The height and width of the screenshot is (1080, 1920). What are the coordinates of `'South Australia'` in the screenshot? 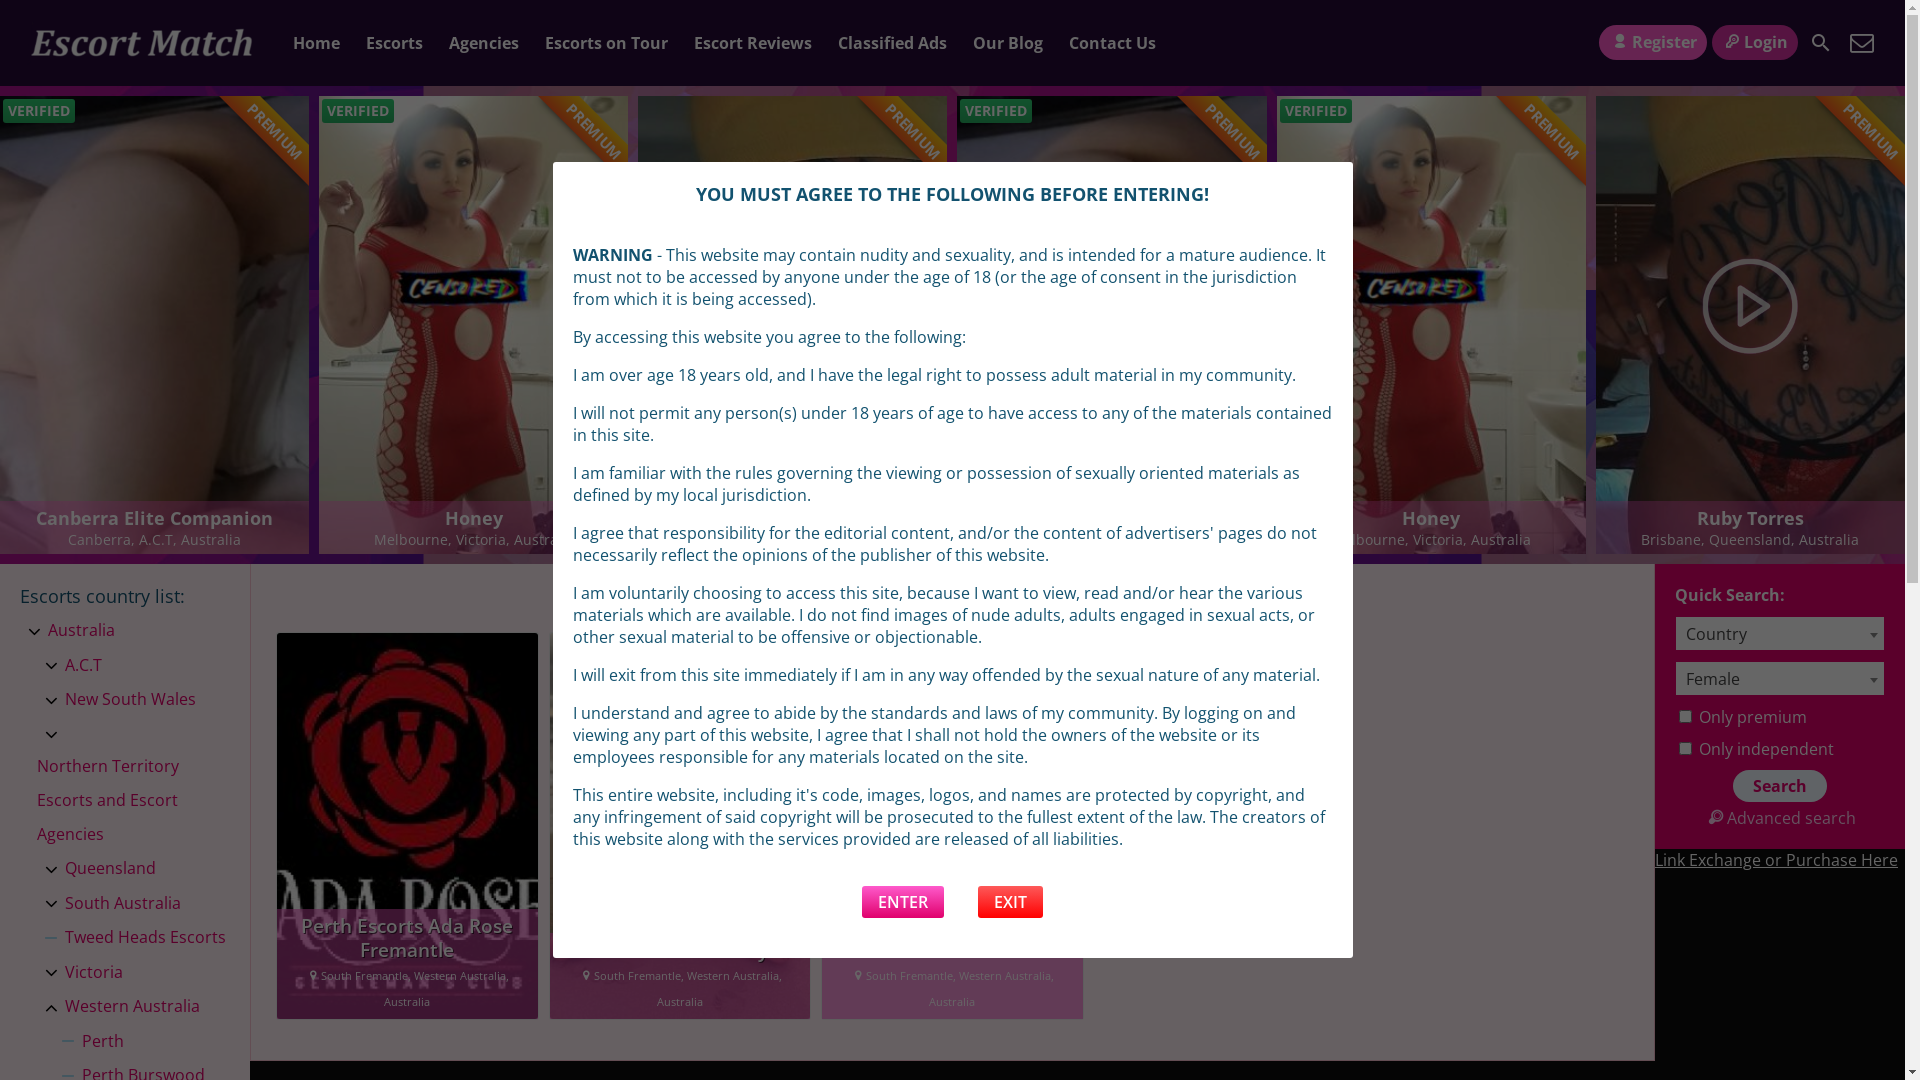 It's located at (65, 903).